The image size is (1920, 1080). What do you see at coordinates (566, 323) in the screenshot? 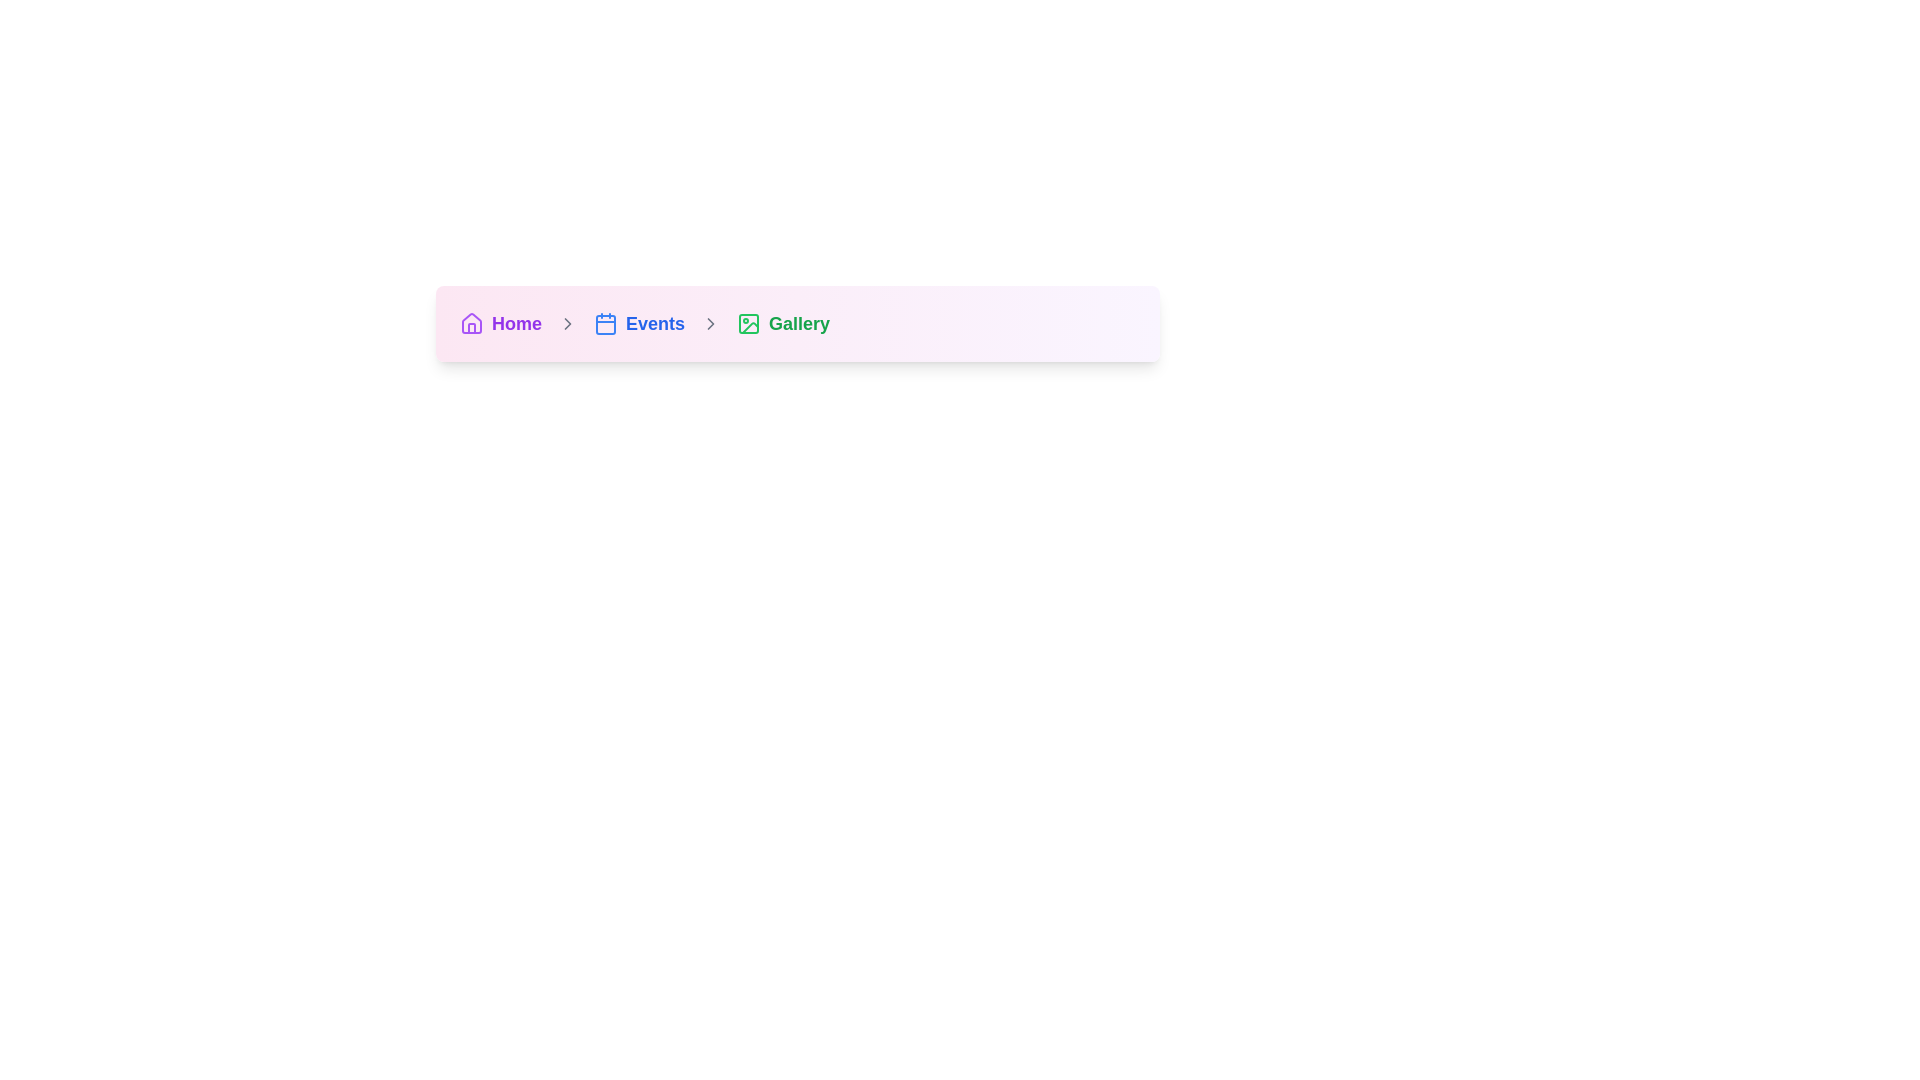
I see `the chevron separator icon in the breadcrumb navigation located to the right of the 'Events' breadcrumb` at bounding box center [566, 323].